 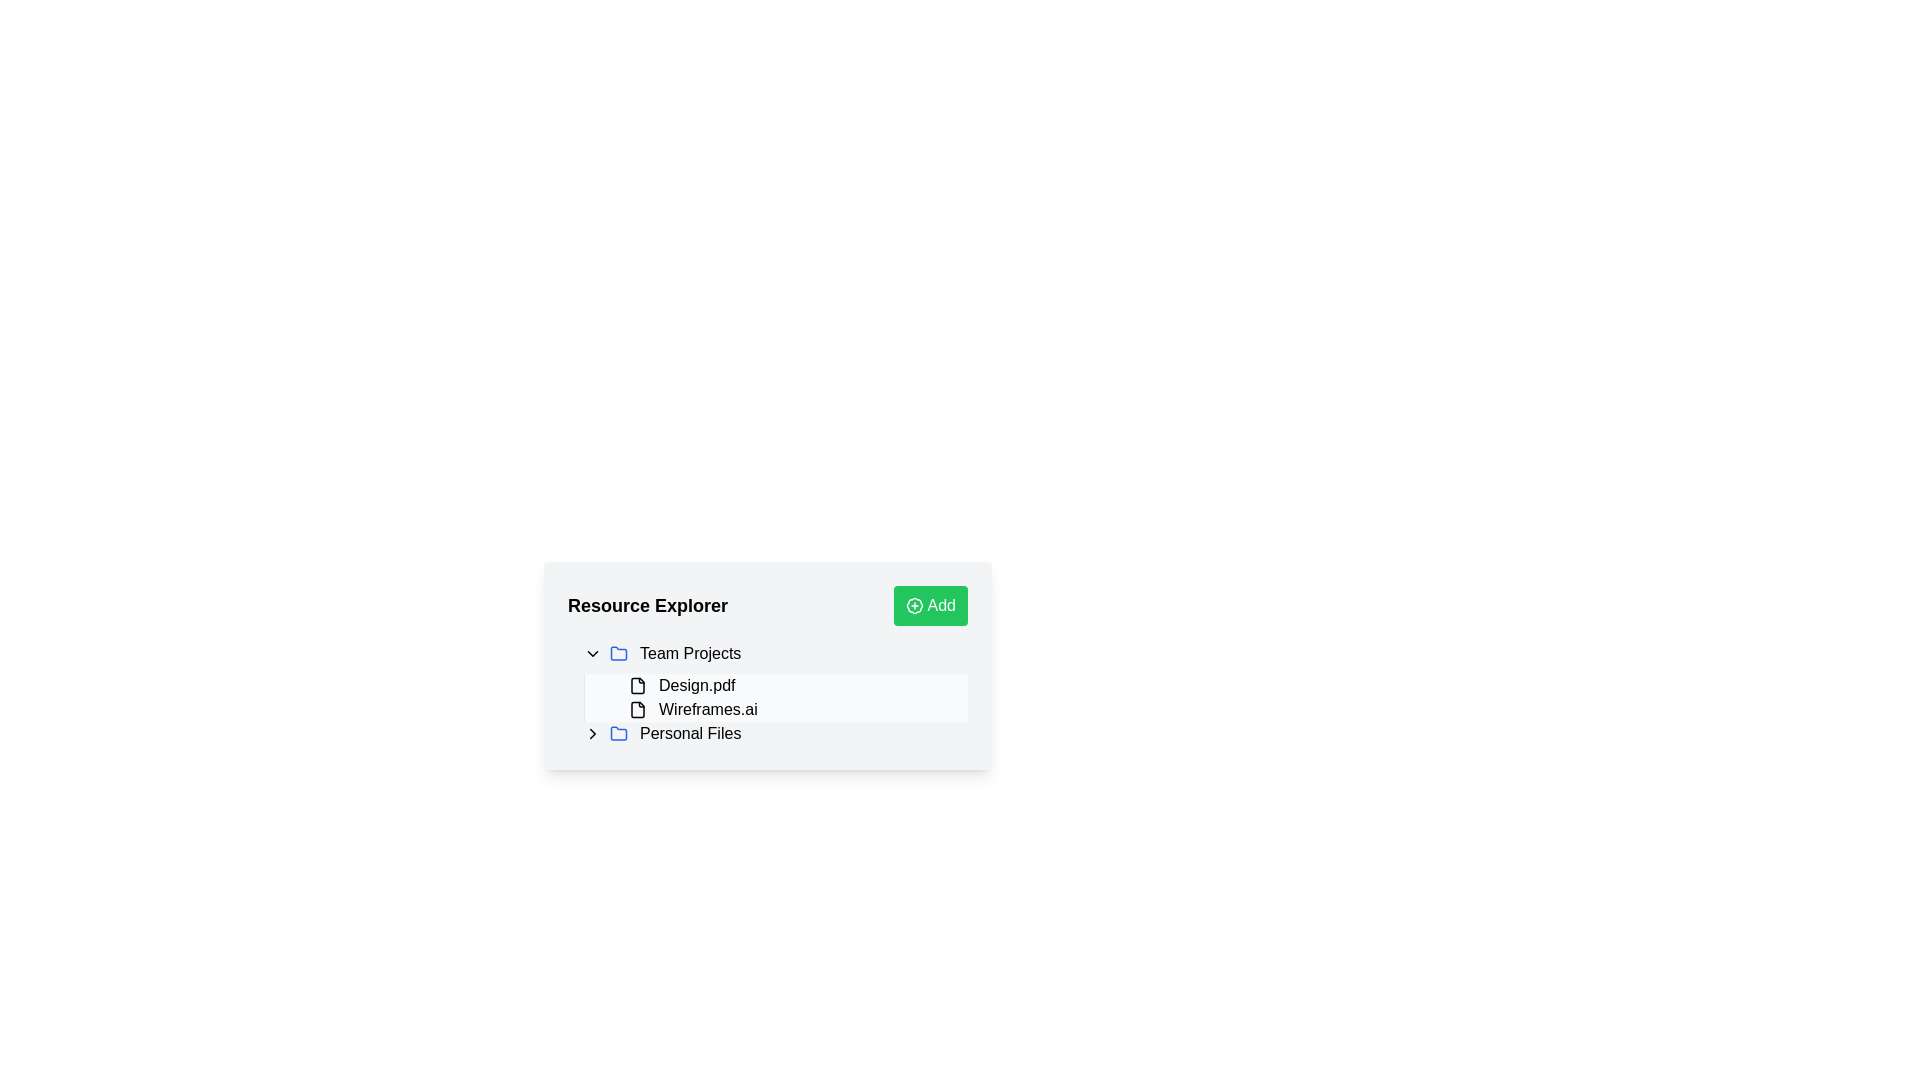 What do you see at coordinates (785, 685) in the screenshot?
I see `the 'Design.pdf' file item` at bounding box center [785, 685].